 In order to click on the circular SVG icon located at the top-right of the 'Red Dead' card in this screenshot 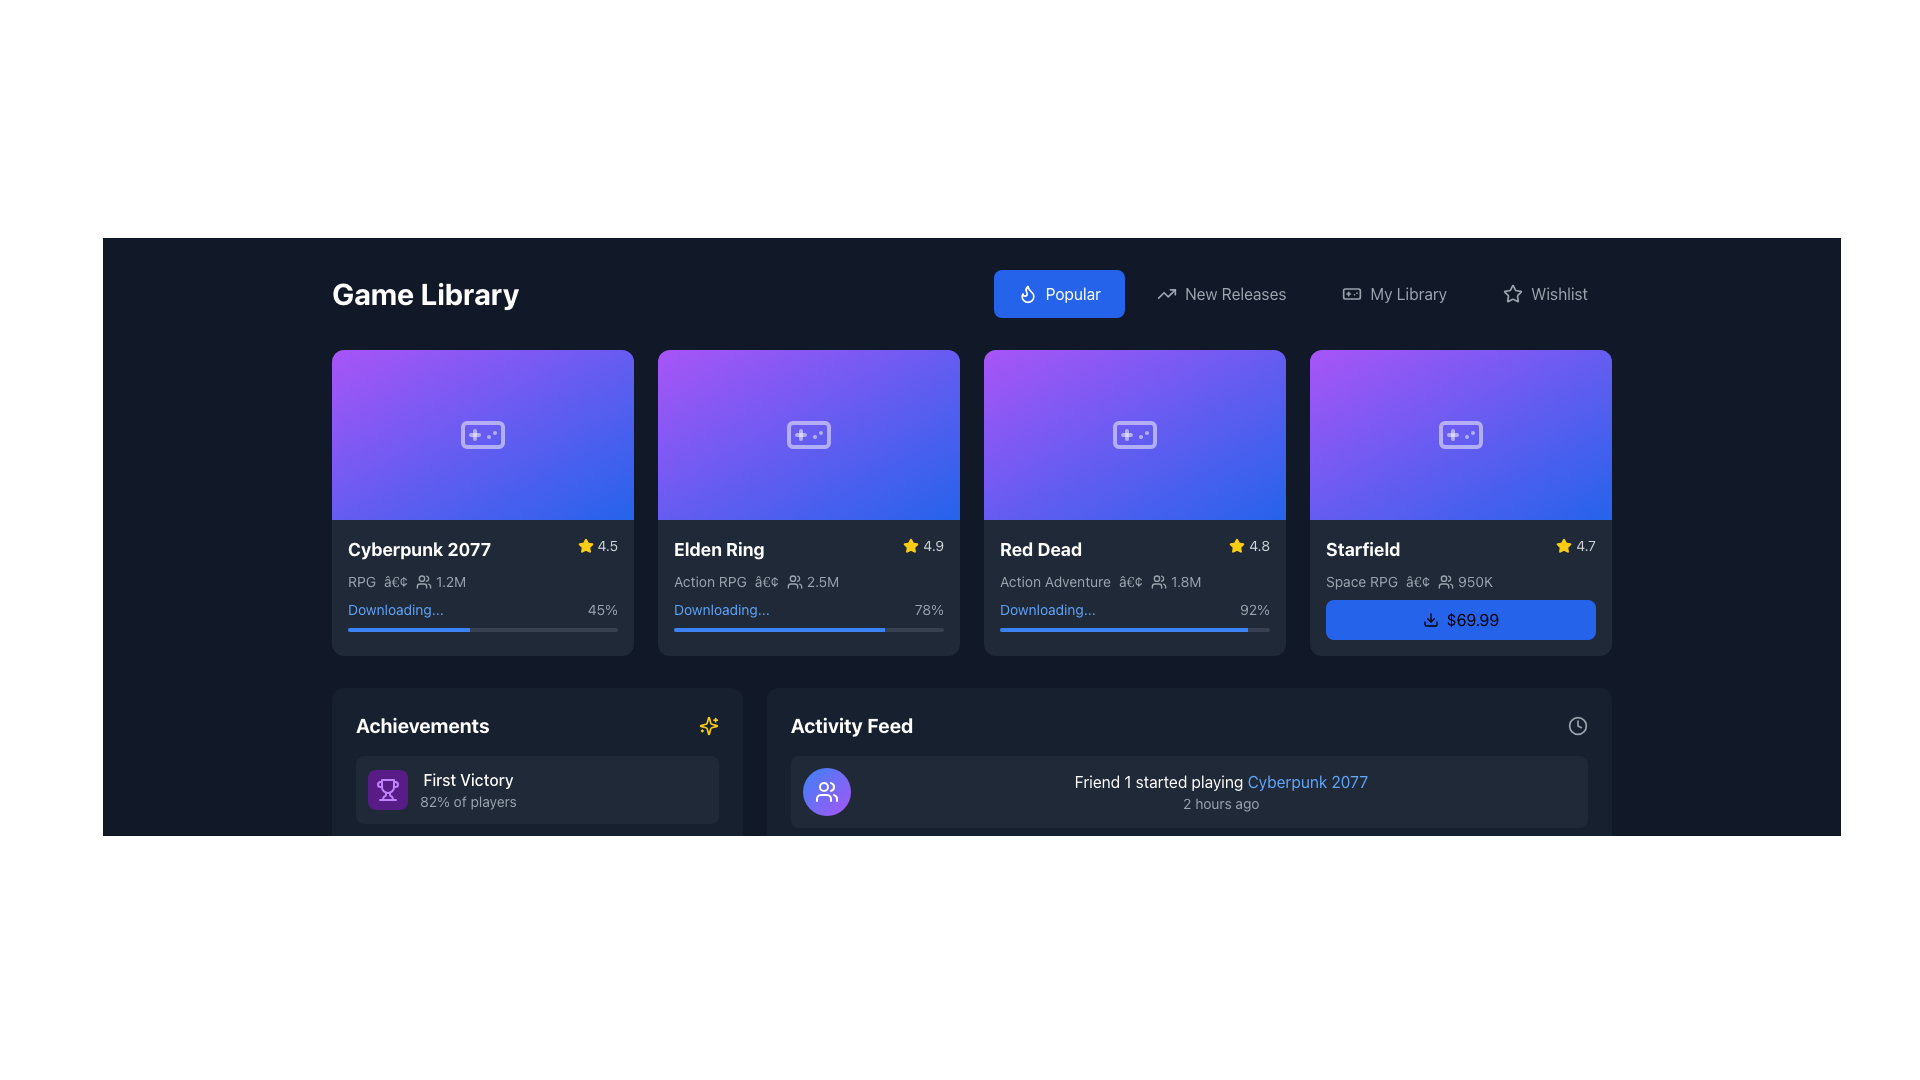, I will do `click(1258, 375)`.